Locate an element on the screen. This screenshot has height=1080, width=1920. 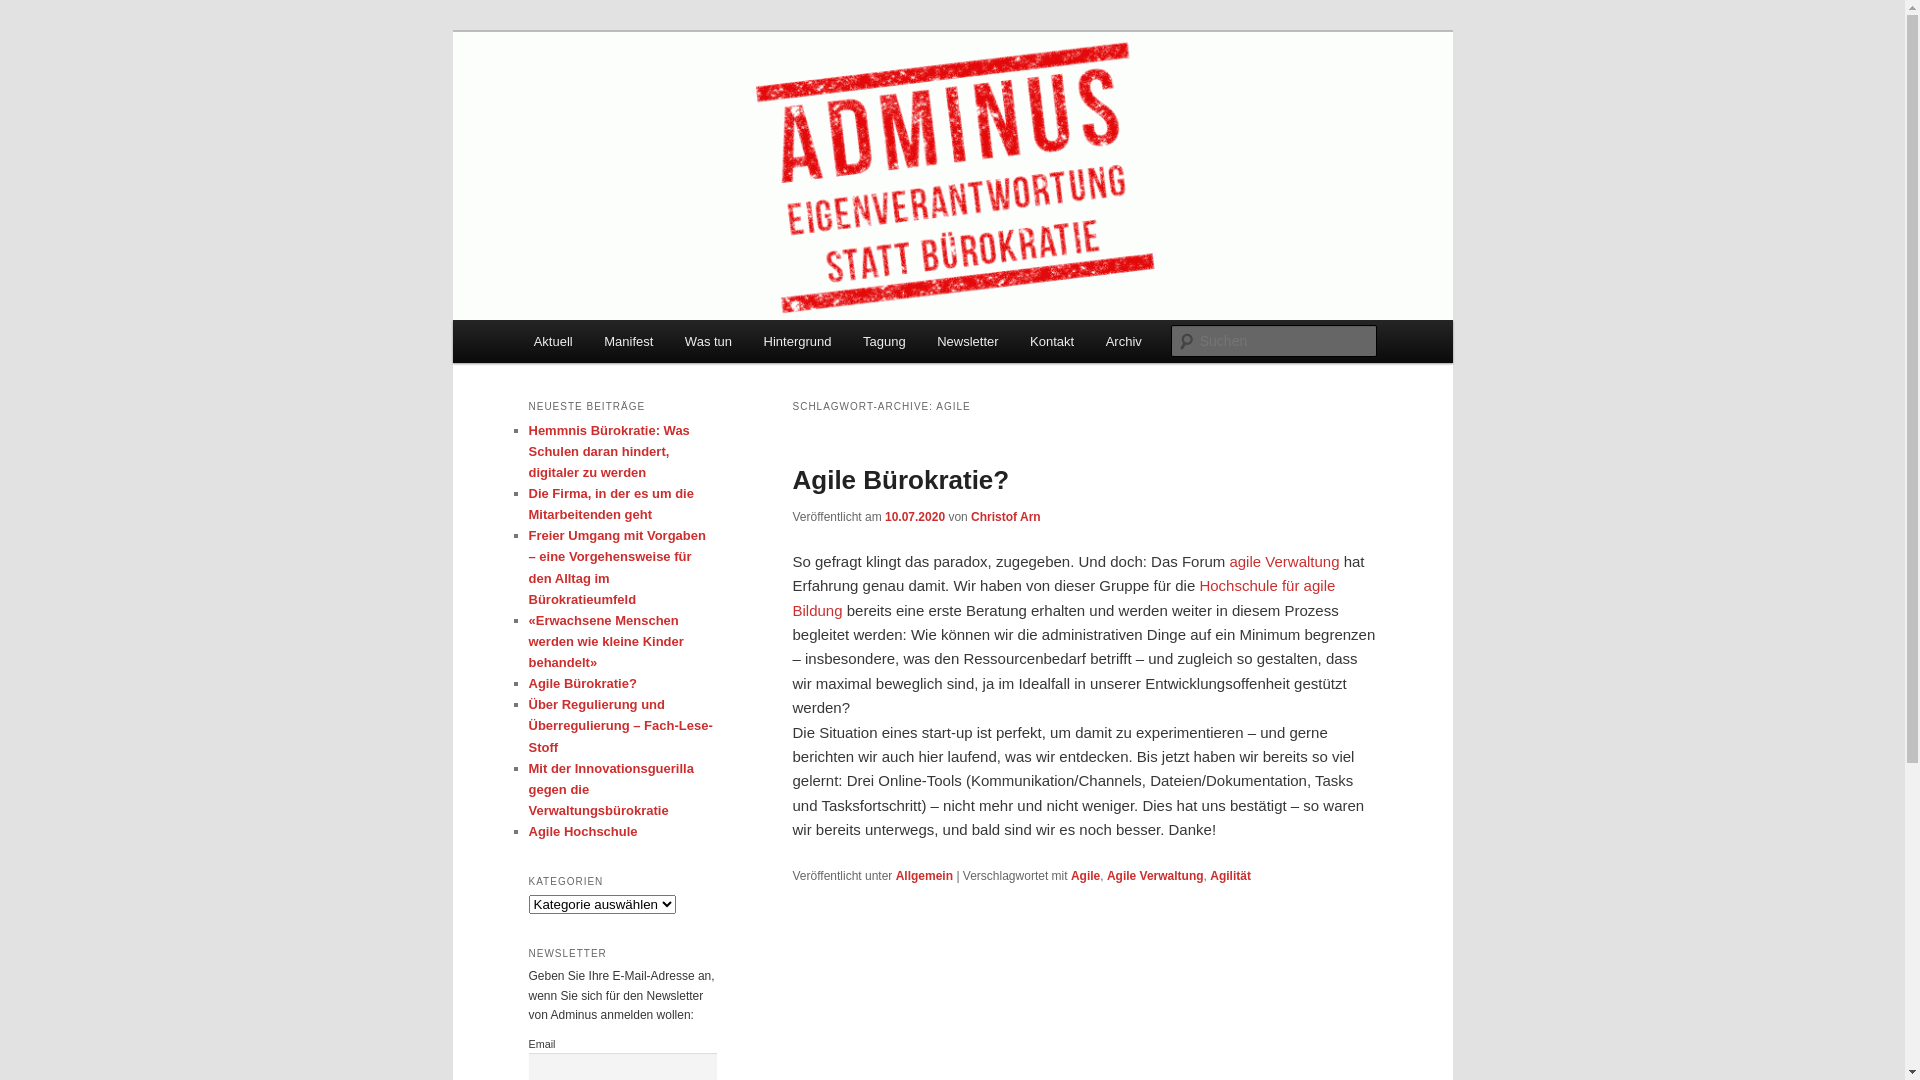
'Hintergrund' is located at coordinates (796, 340).